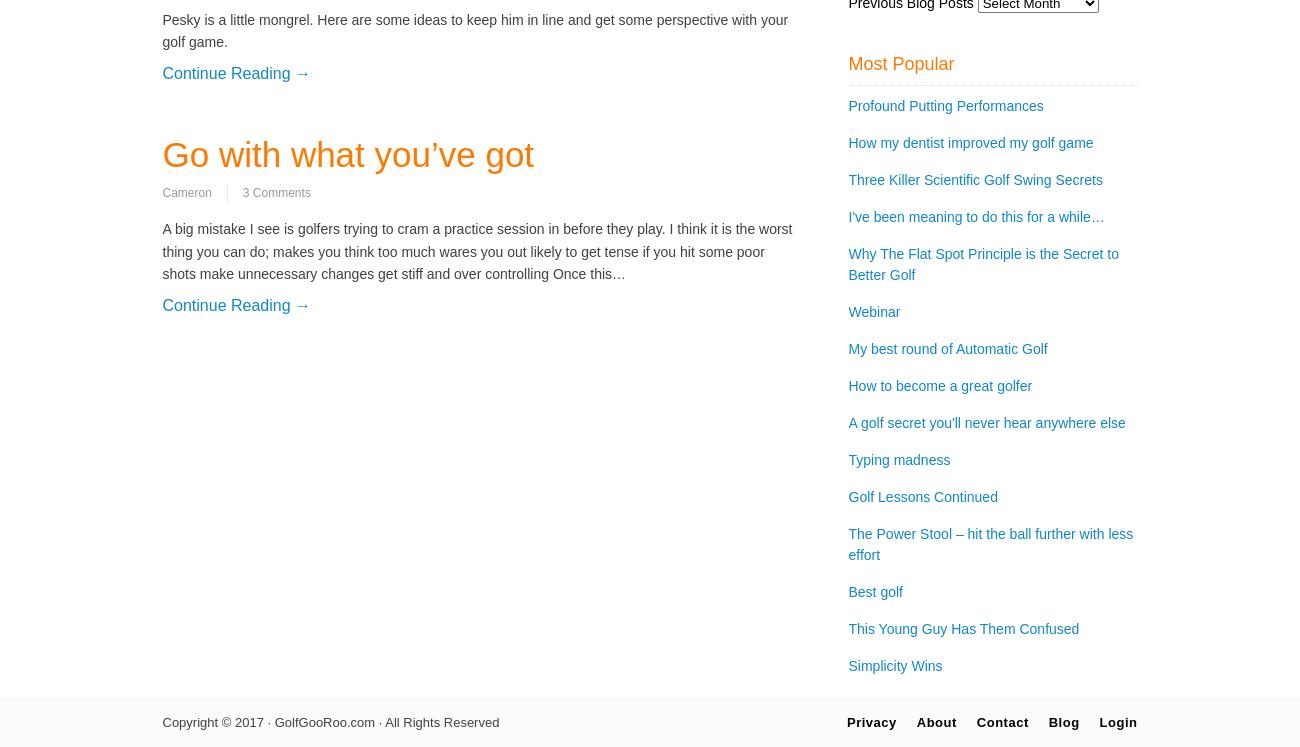  What do you see at coordinates (947, 348) in the screenshot?
I see `'My best round of Automatic Golf'` at bounding box center [947, 348].